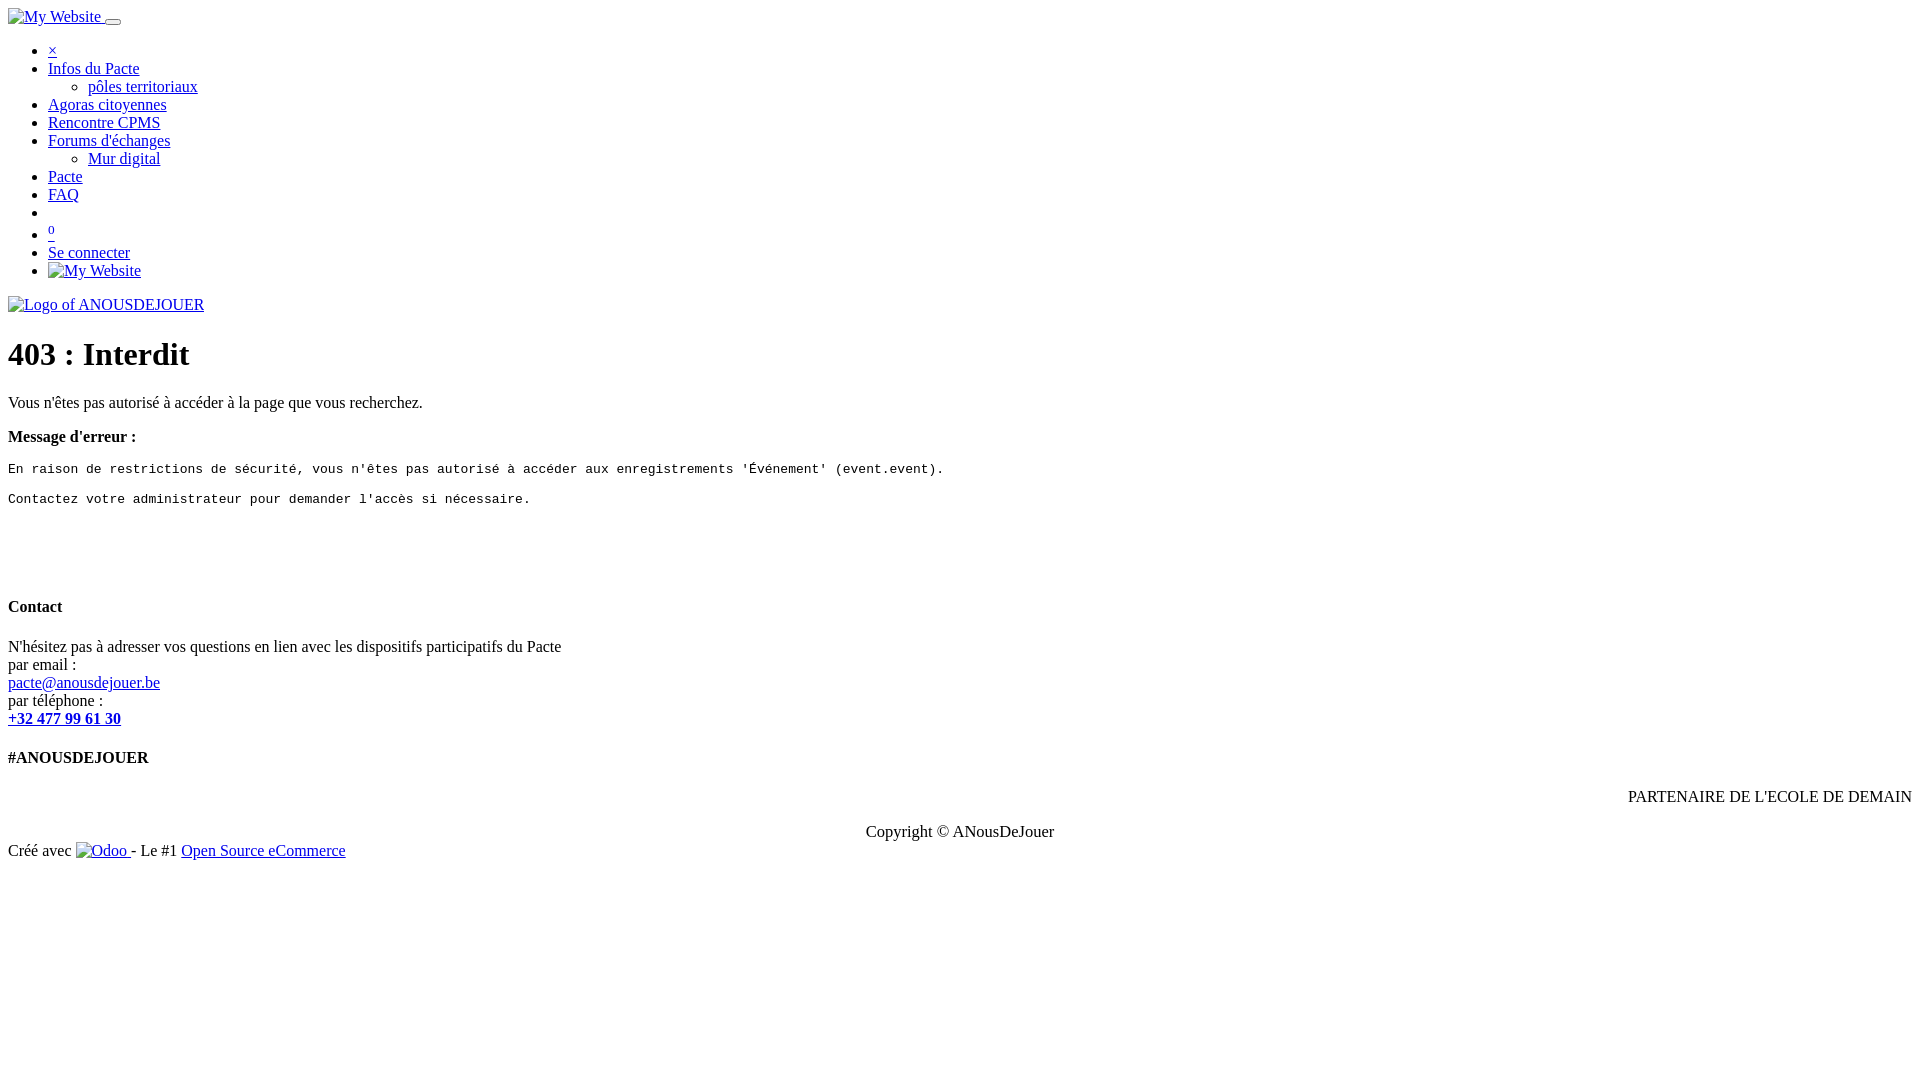  I want to click on 'pacte@anousdejouer.be', so click(82, 681).